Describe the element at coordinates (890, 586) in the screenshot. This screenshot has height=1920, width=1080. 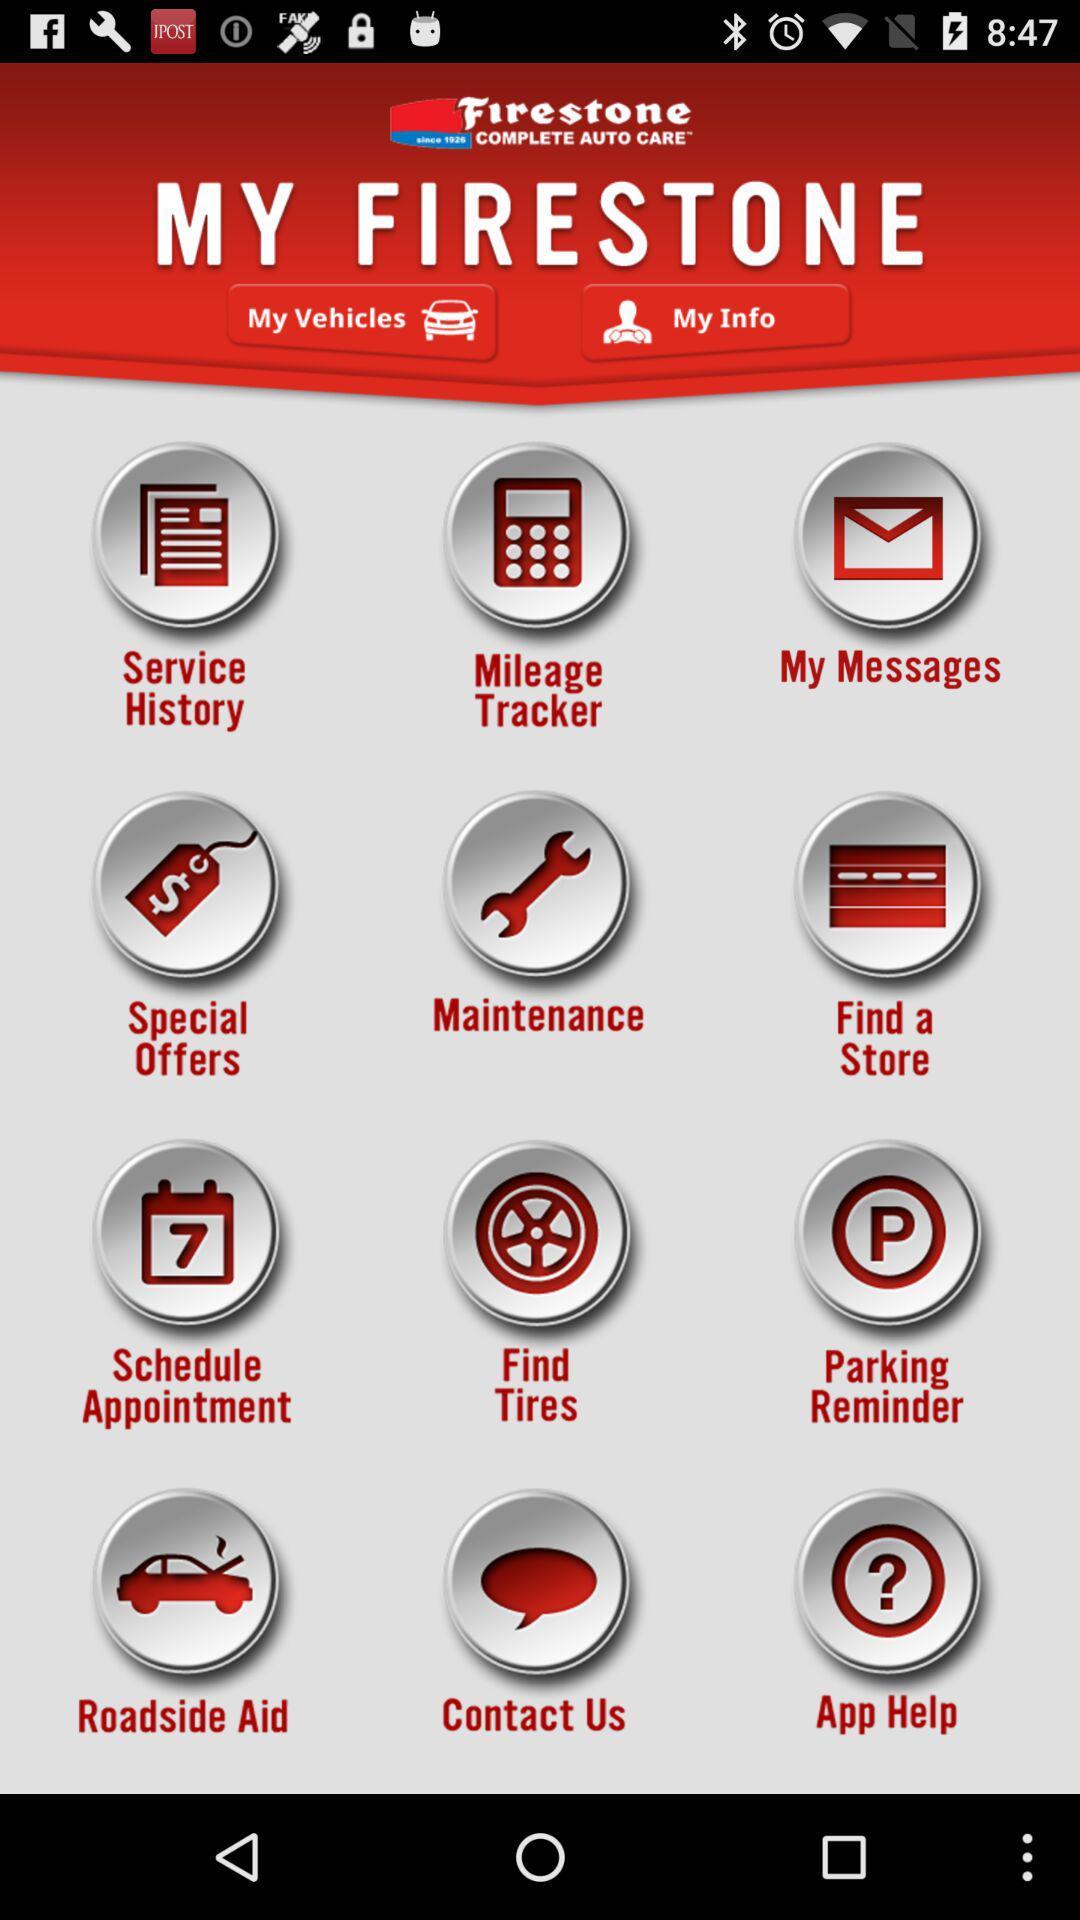
I see `check your messages` at that location.